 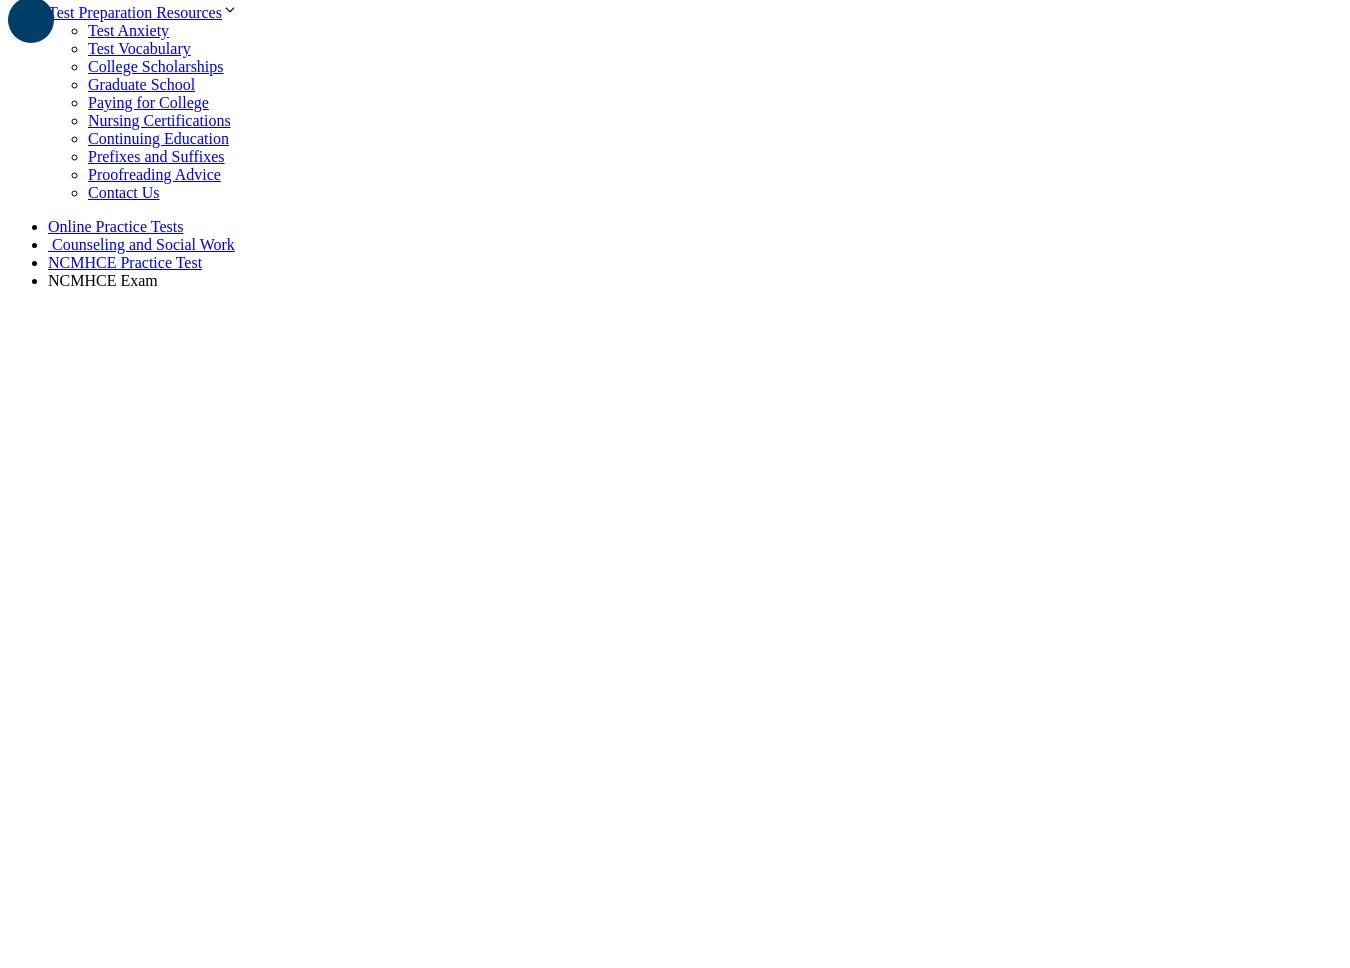 What do you see at coordinates (87, 154) in the screenshot?
I see `'Prefixes and Suffixes'` at bounding box center [87, 154].